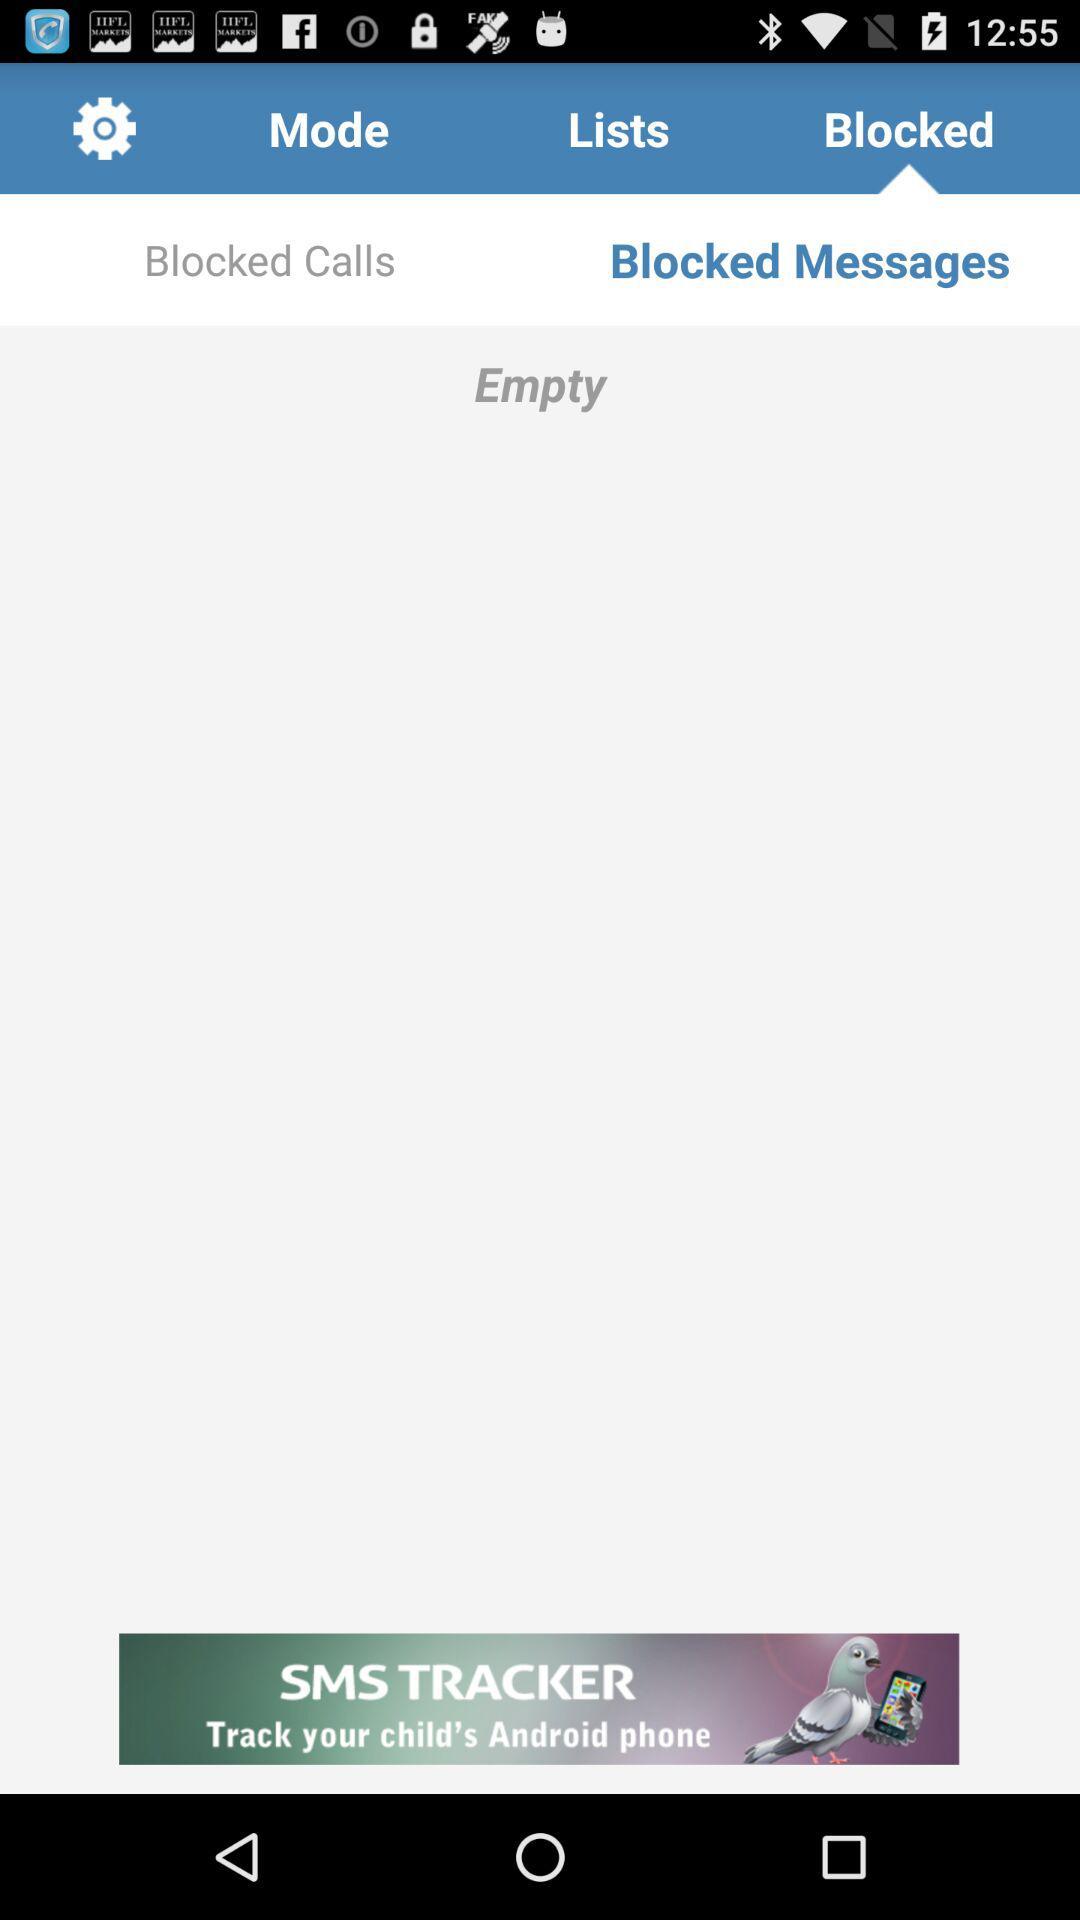 The height and width of the screenshot is (1920, 1080). What do you see at coordinates (104, 136) in the screenshot?
I see `the settings icon` at bounding box center [104, 136].